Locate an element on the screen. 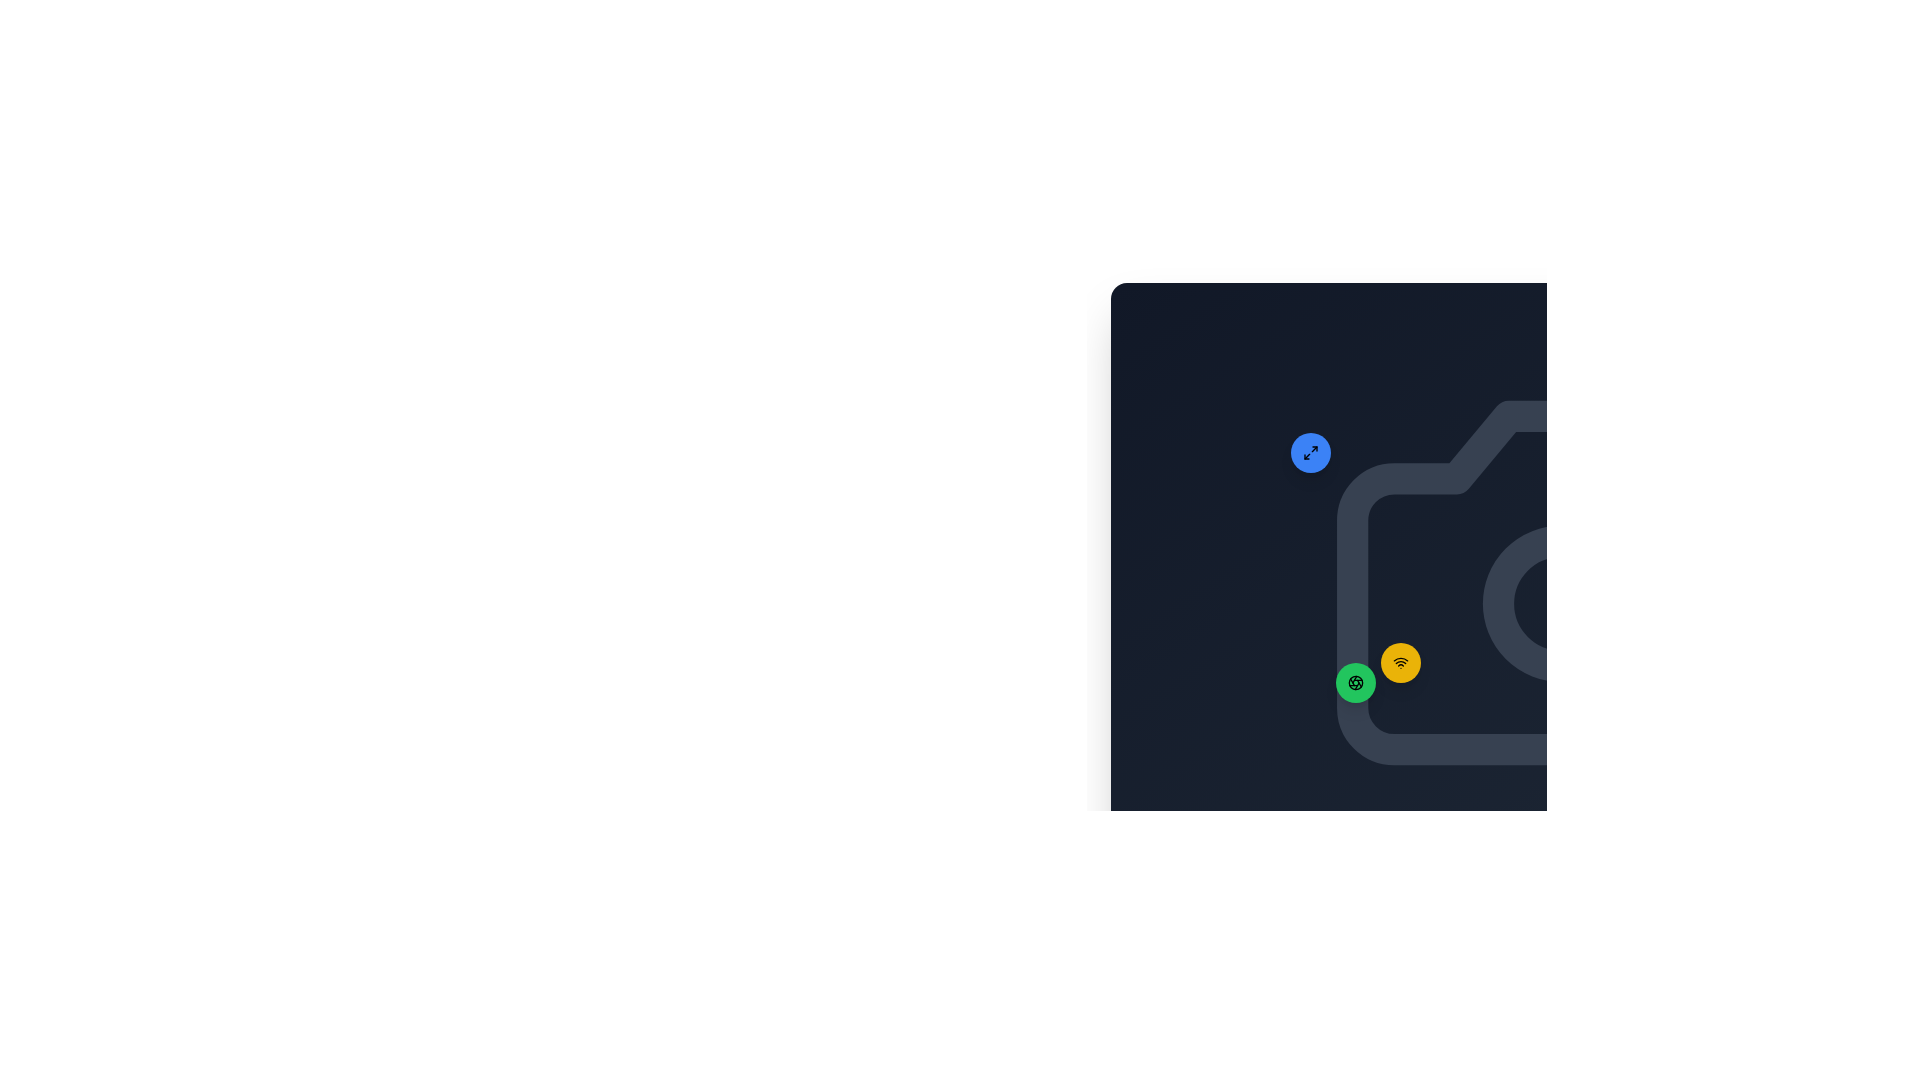 The width and height of the screenshot is (1920, 1080). the maximize icon located in the top-right circular control element is located at coordinates (1310, 452).